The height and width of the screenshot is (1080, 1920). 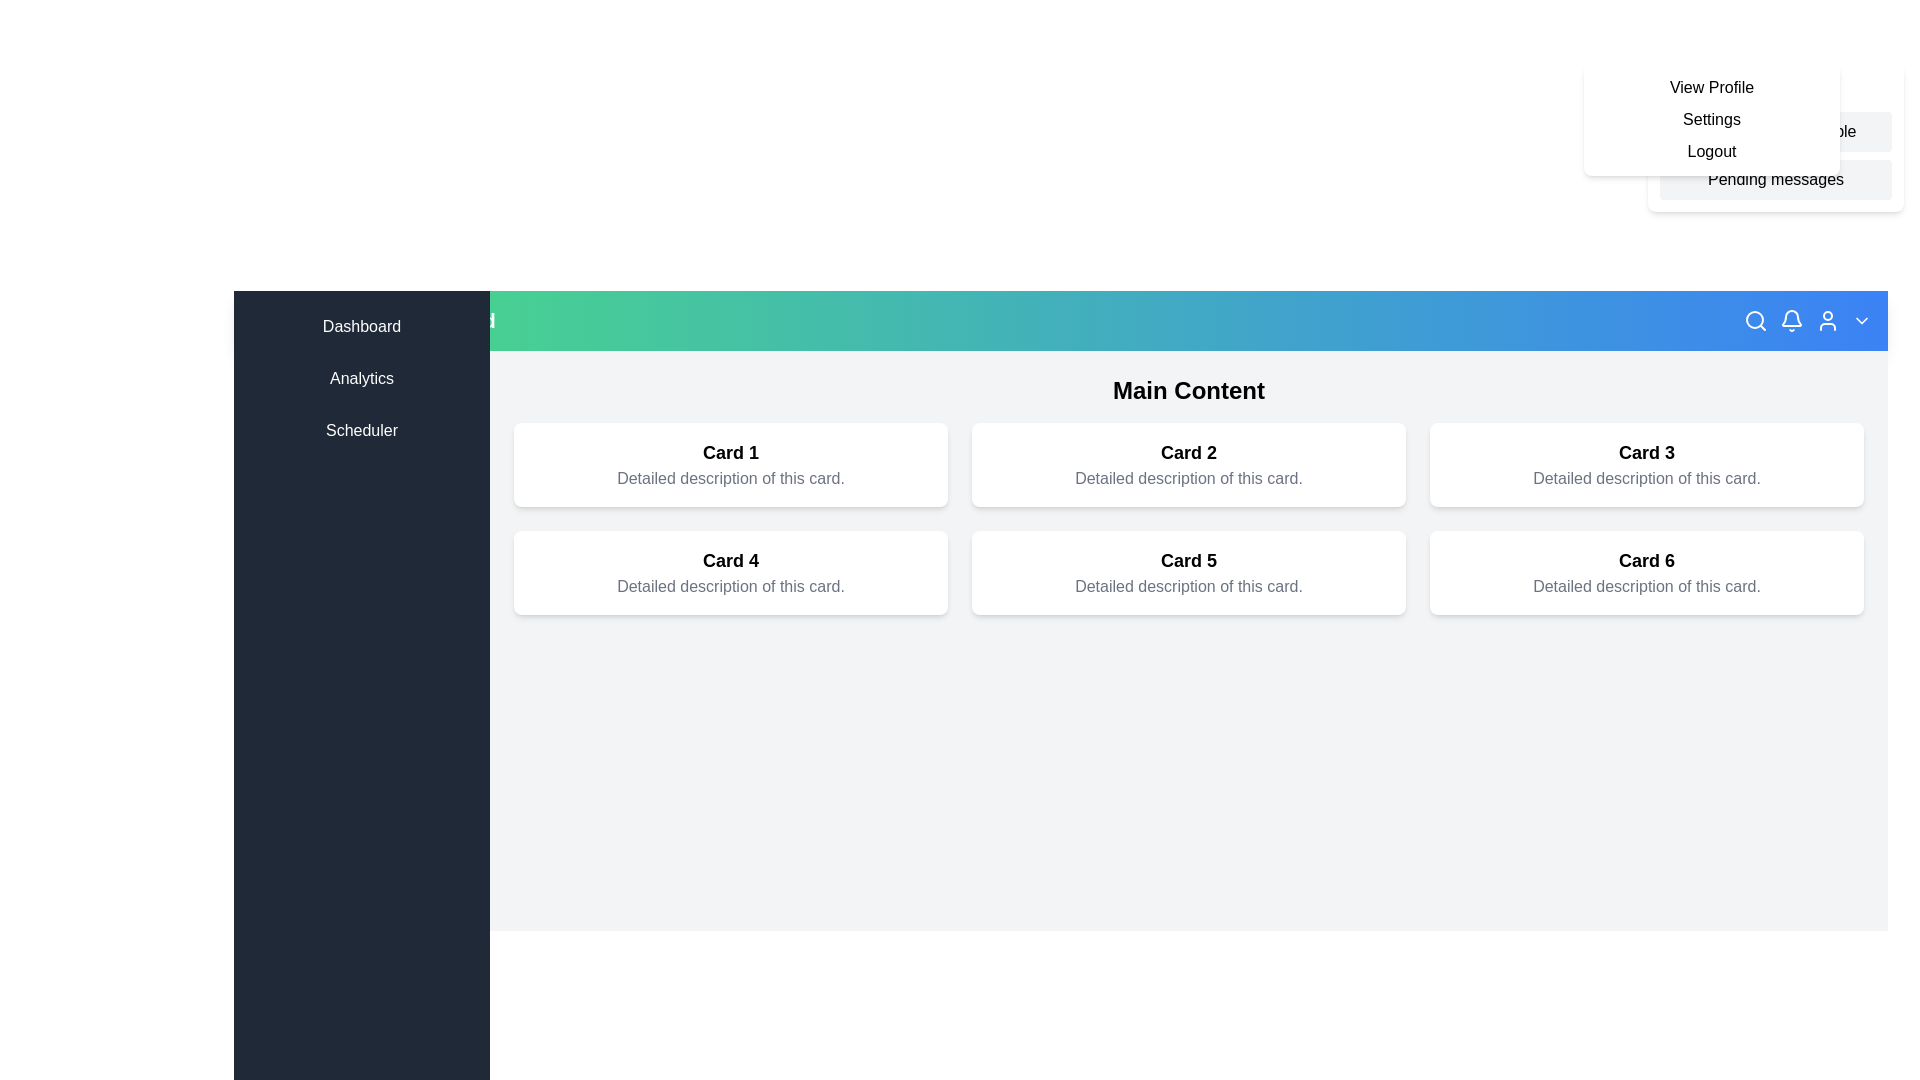 I want to click on title displayed in the text label that shows 'Card 2', which is centrally aligned at the top of its card, so click(x=1189, y=452).